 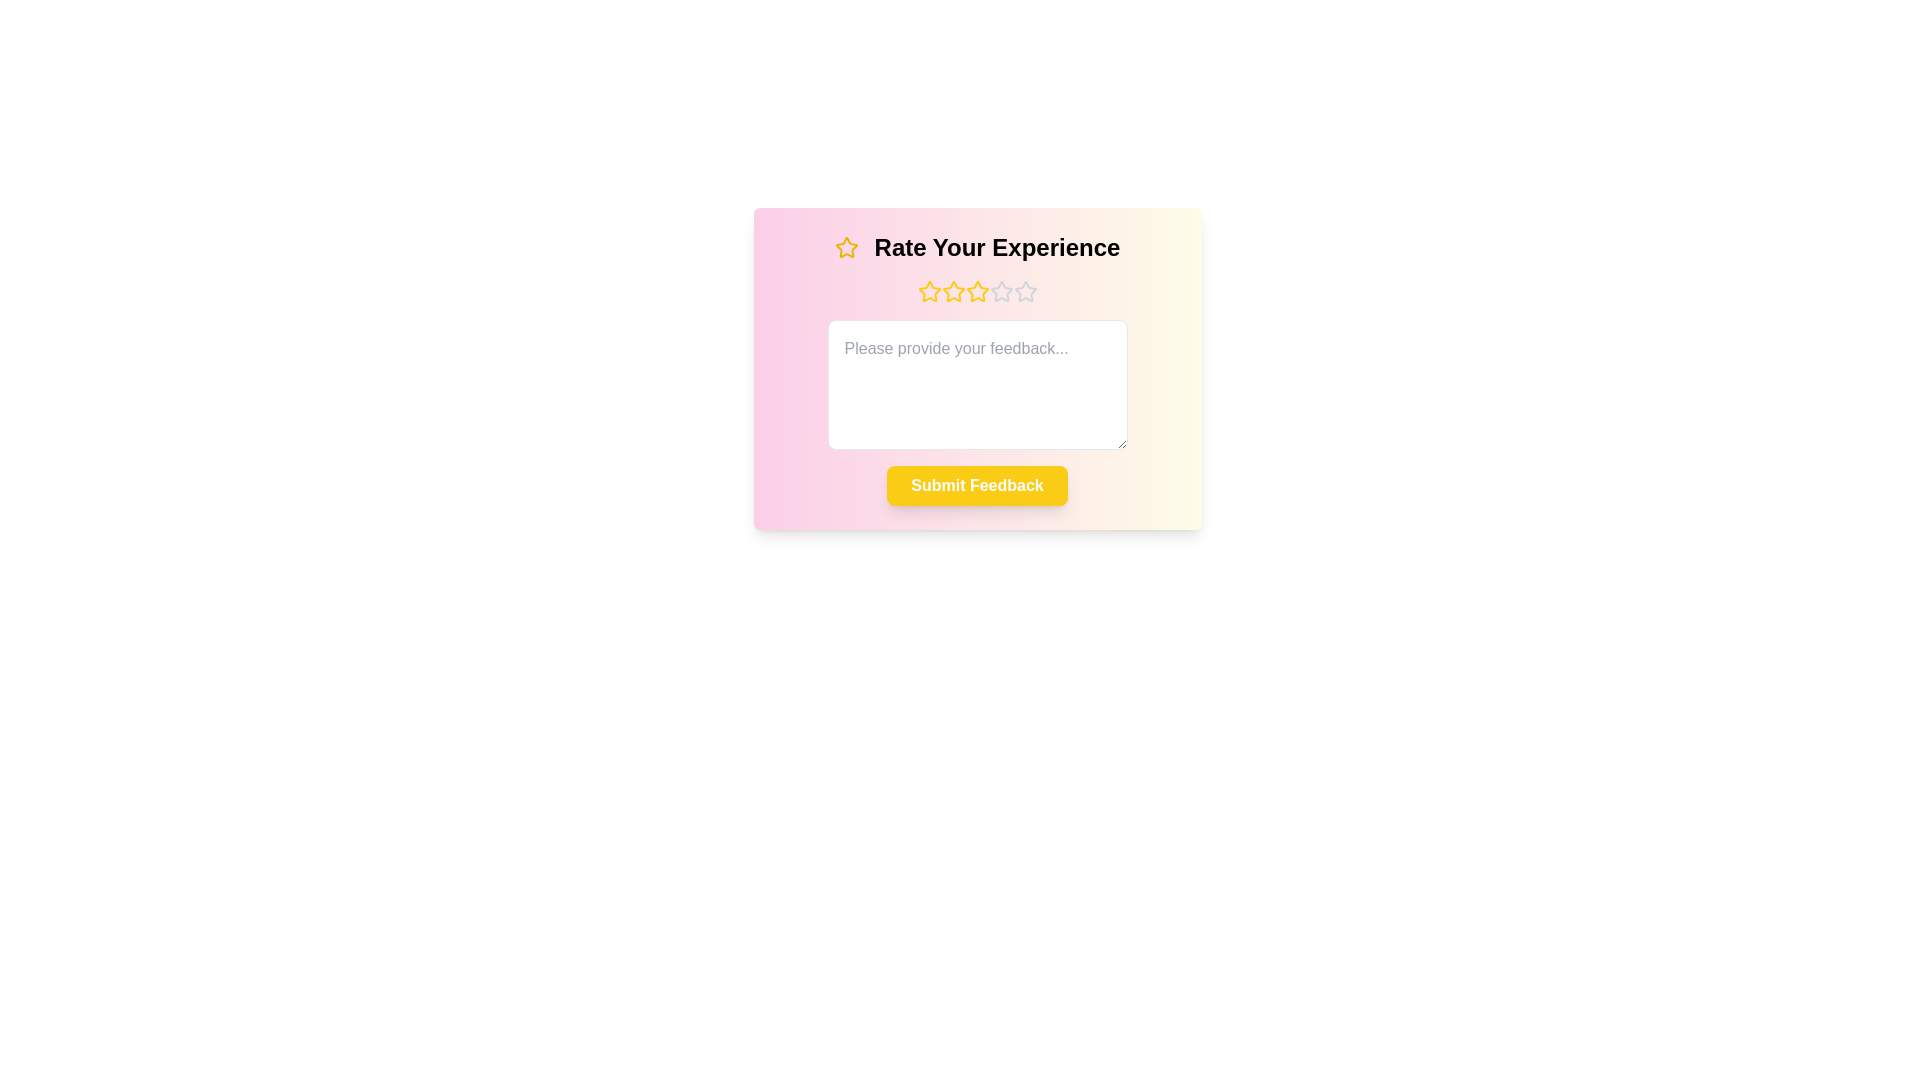 I want to click on the rating to 2 stars by clicking on the corresponding star, so click(x=952, y=292).